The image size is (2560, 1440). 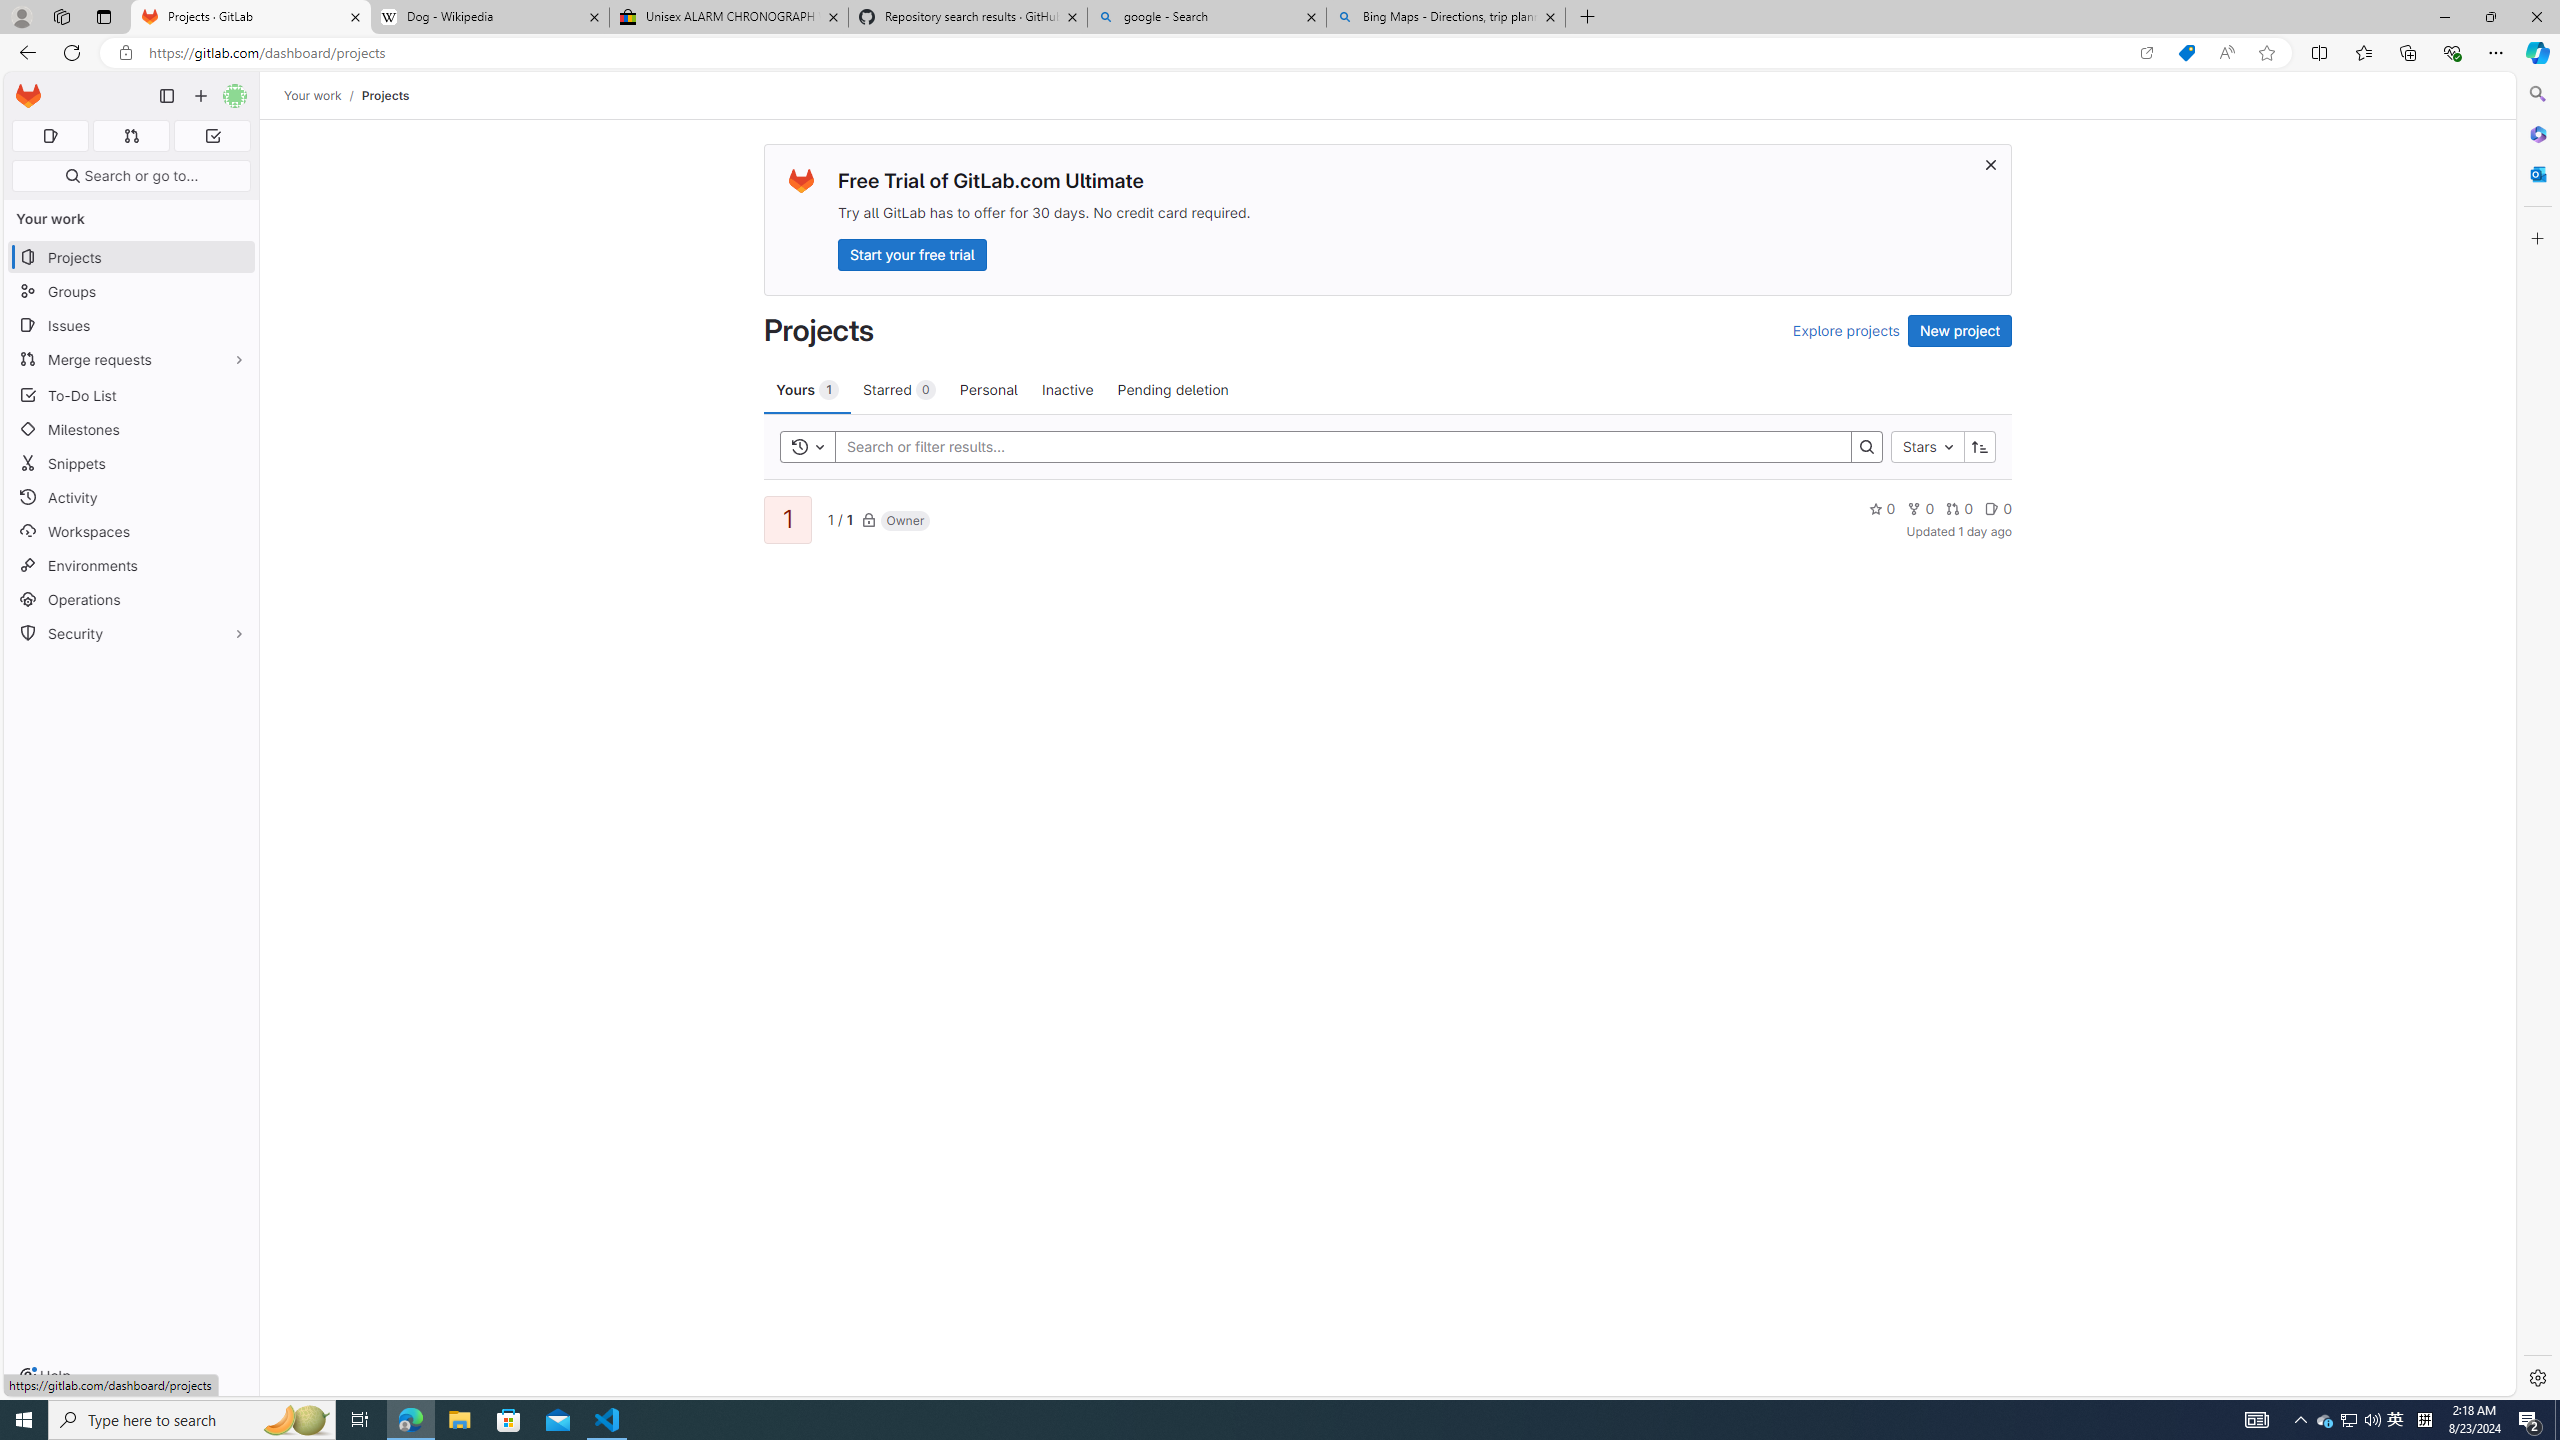 I want to click on '1', so click(x=786, y=518).